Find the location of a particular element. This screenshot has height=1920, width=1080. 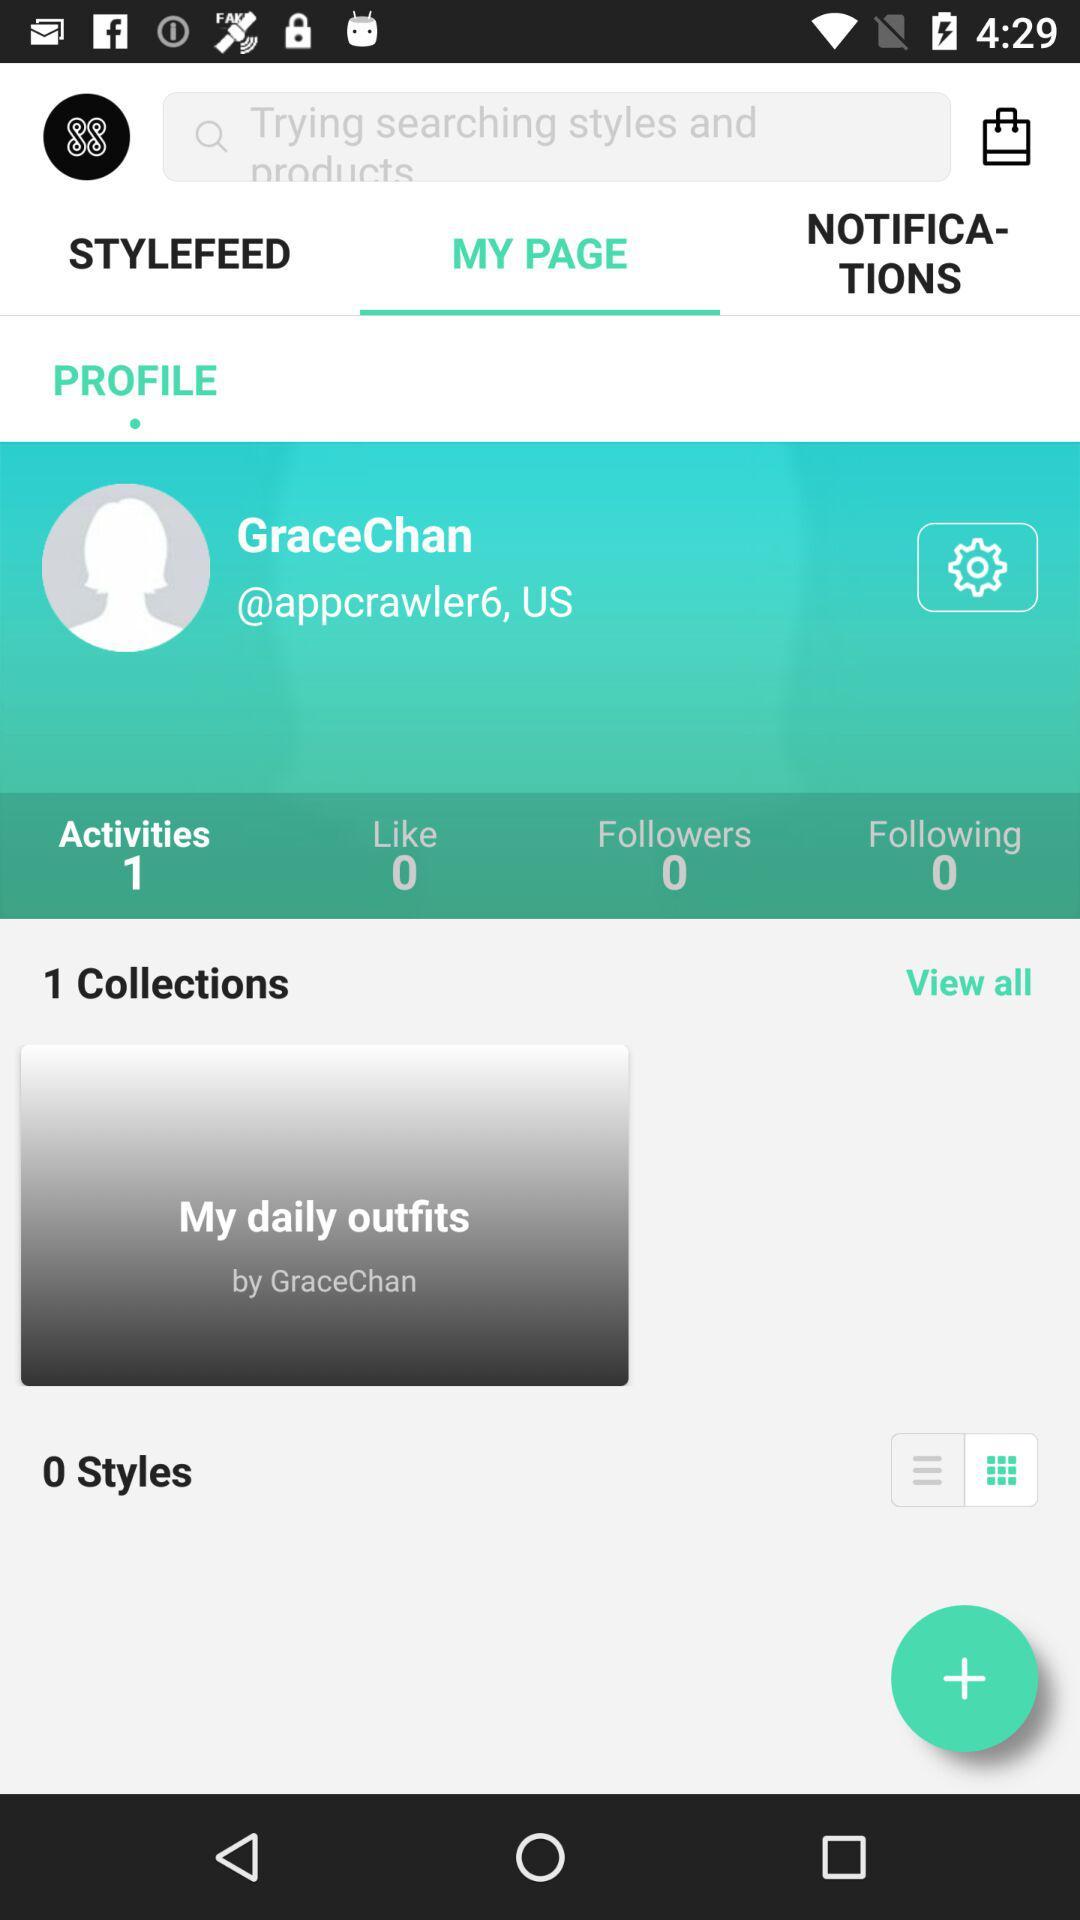

navigation bar is located at coordinates (927, 1469).